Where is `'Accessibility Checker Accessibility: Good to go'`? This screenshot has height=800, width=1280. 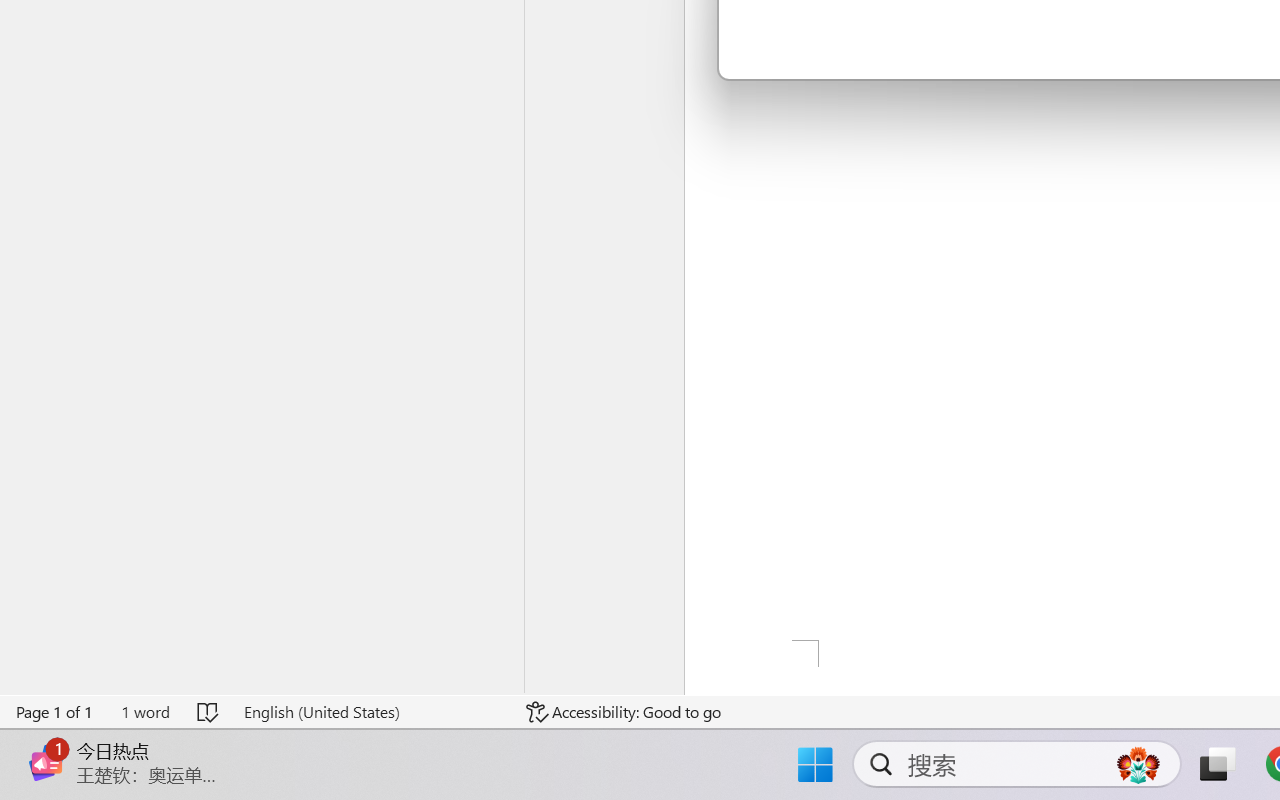
'Accessibility Checker Accessibility: Good to go' is located at coordinates (623, 711).